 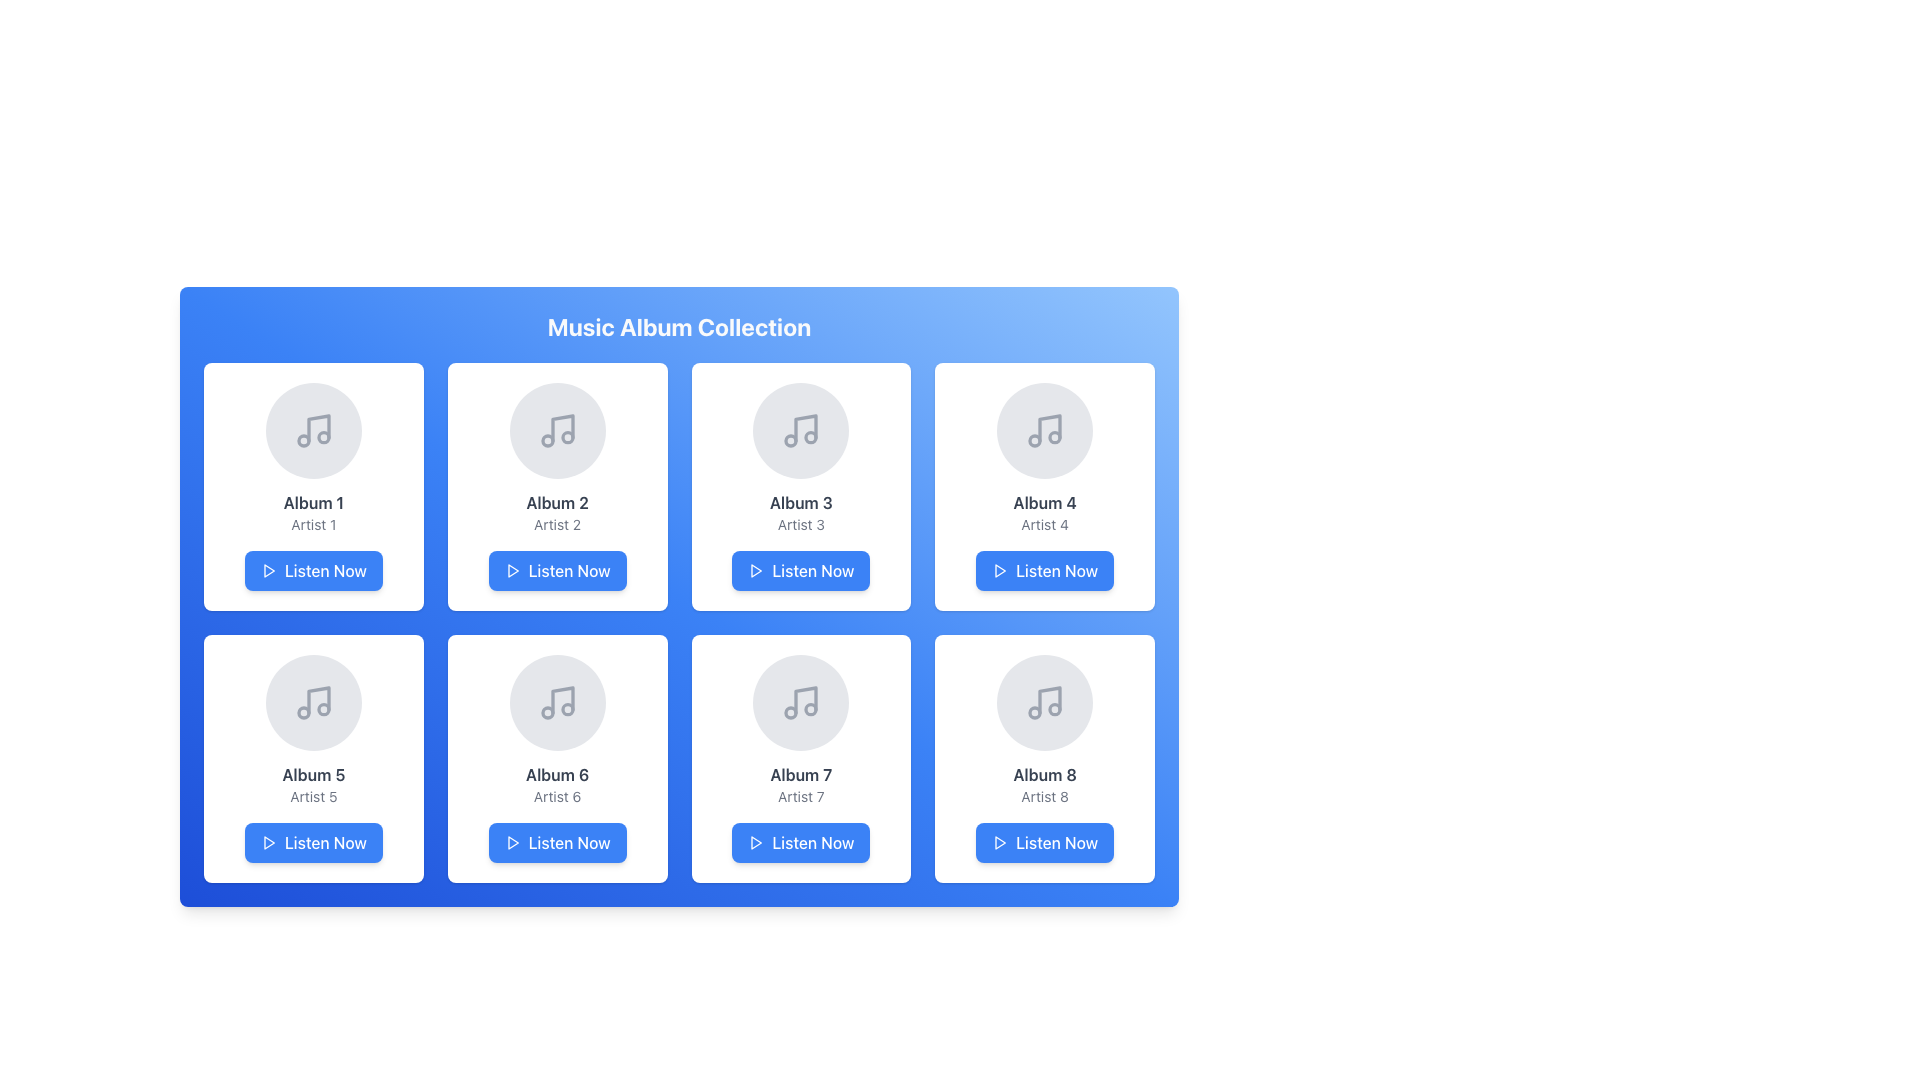 What do you see at coordinates (267, 843) in the screenshot?
I see `the 'Listen Now' button for 'Album 5' by 'Artist 5' to initiate media playback, using the play icon as a visual cue` at bounding box center [267, 843].